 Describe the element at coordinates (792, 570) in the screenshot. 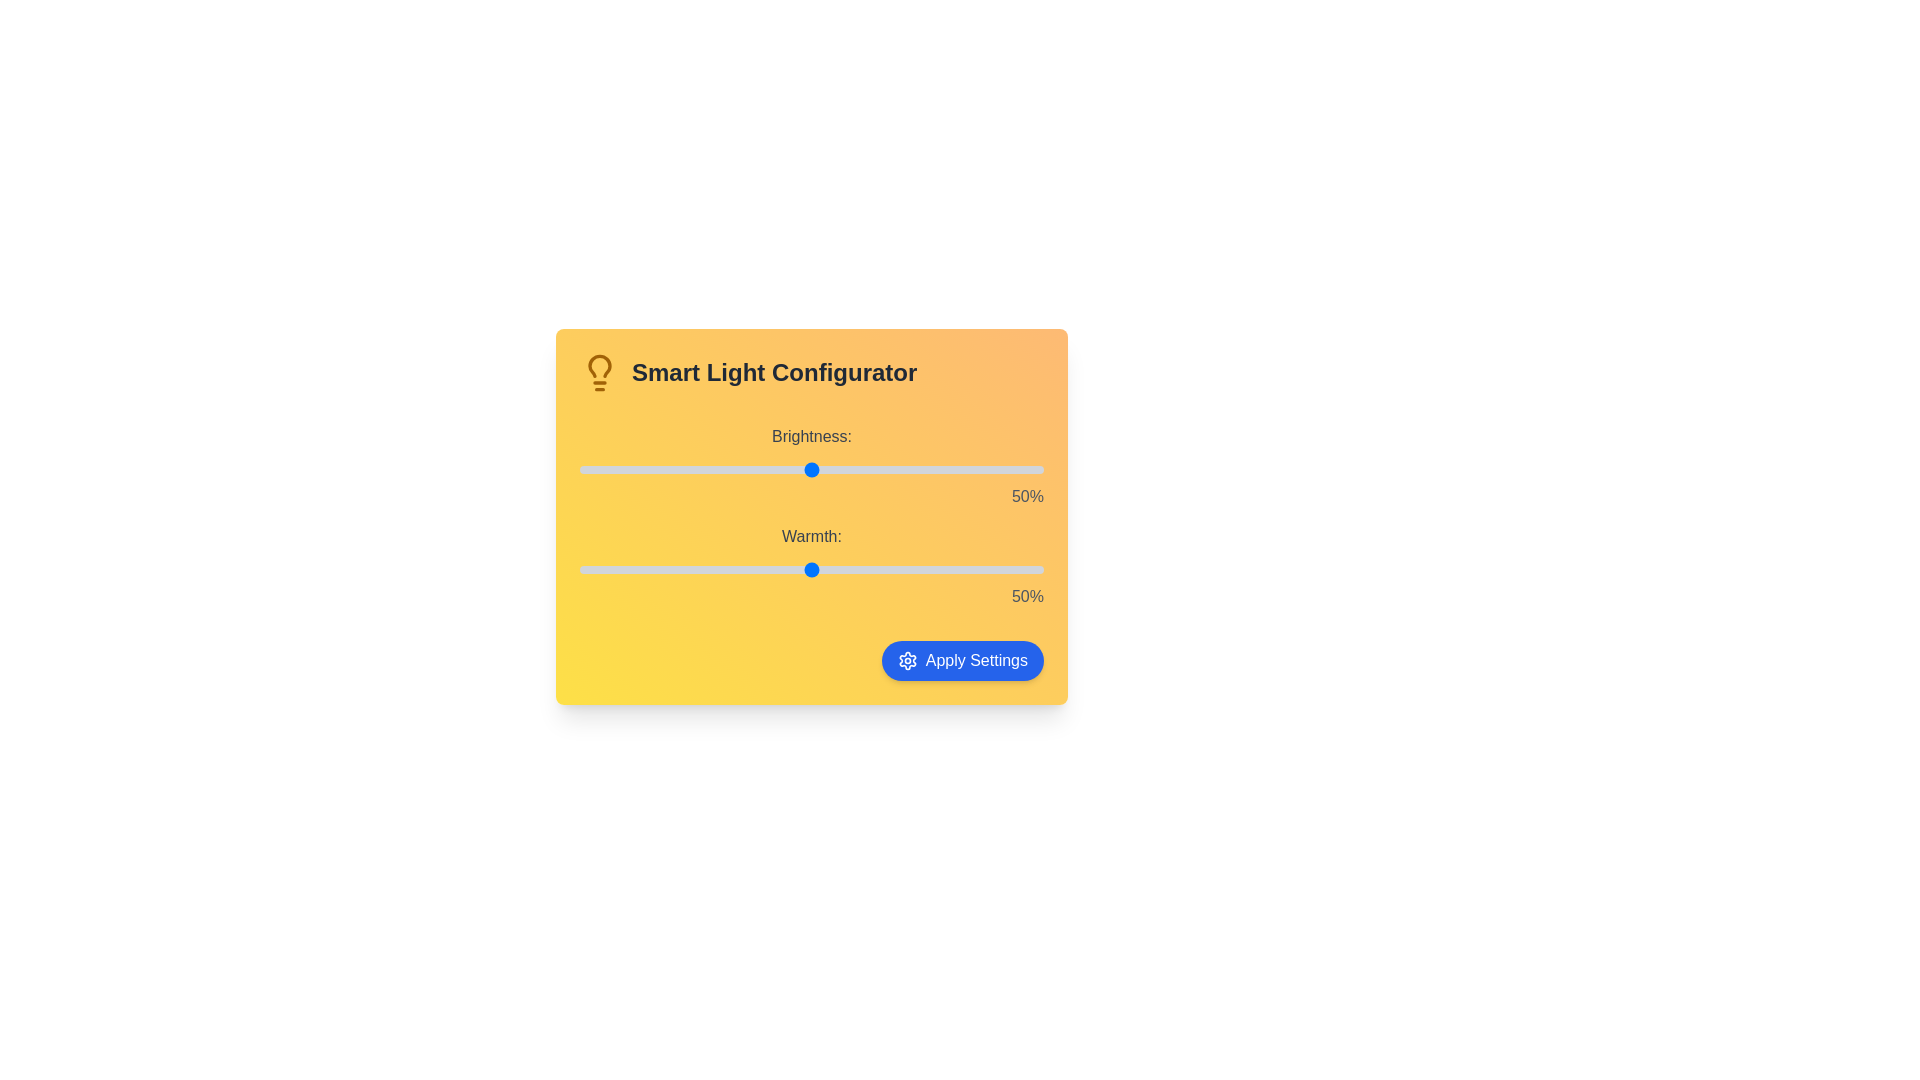

I see `the slider` at that location.